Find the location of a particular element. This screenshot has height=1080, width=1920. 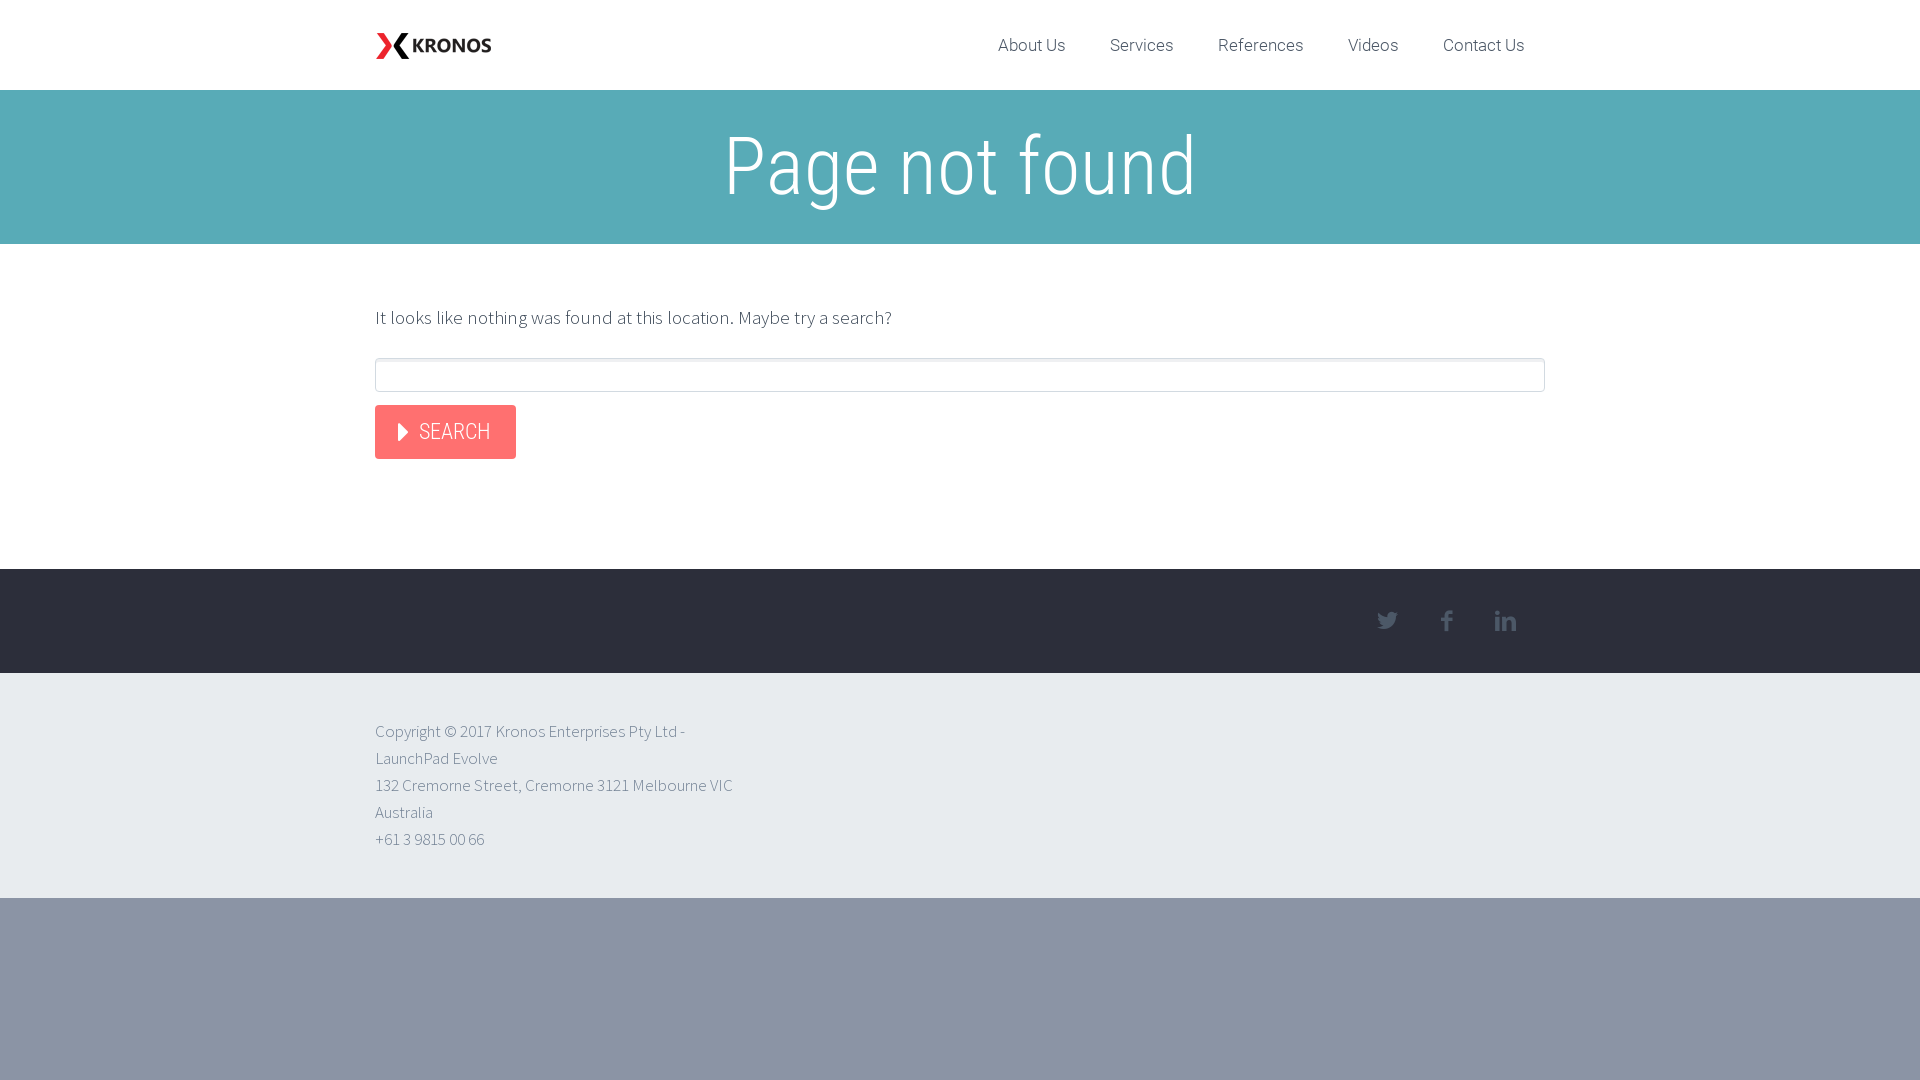

'Services' is located at coordinates (1142, 45).